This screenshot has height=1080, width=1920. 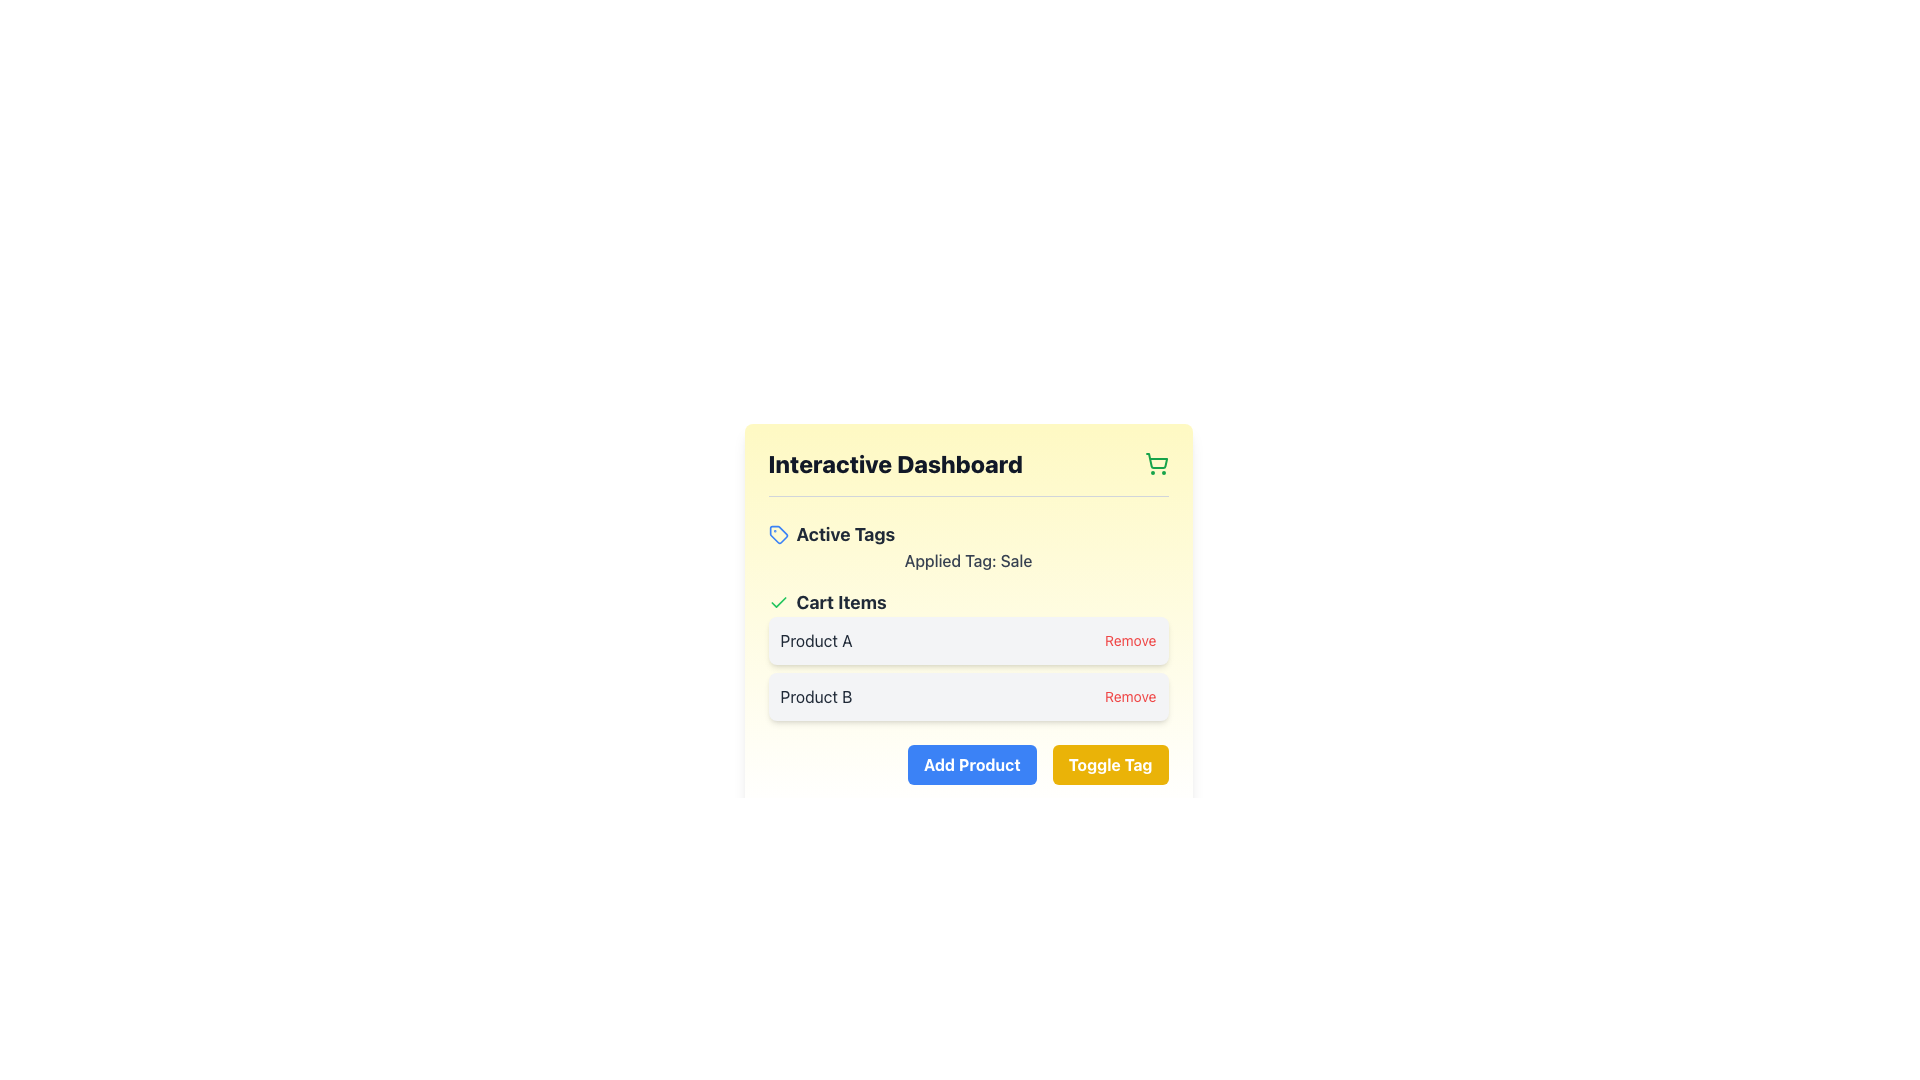 What do you see at coordinates (1129, 696) in the screenshot?
I see `the clickable text link next to 'Product B' in the 'Cart Items' section` at bounding box center [1129, 696].